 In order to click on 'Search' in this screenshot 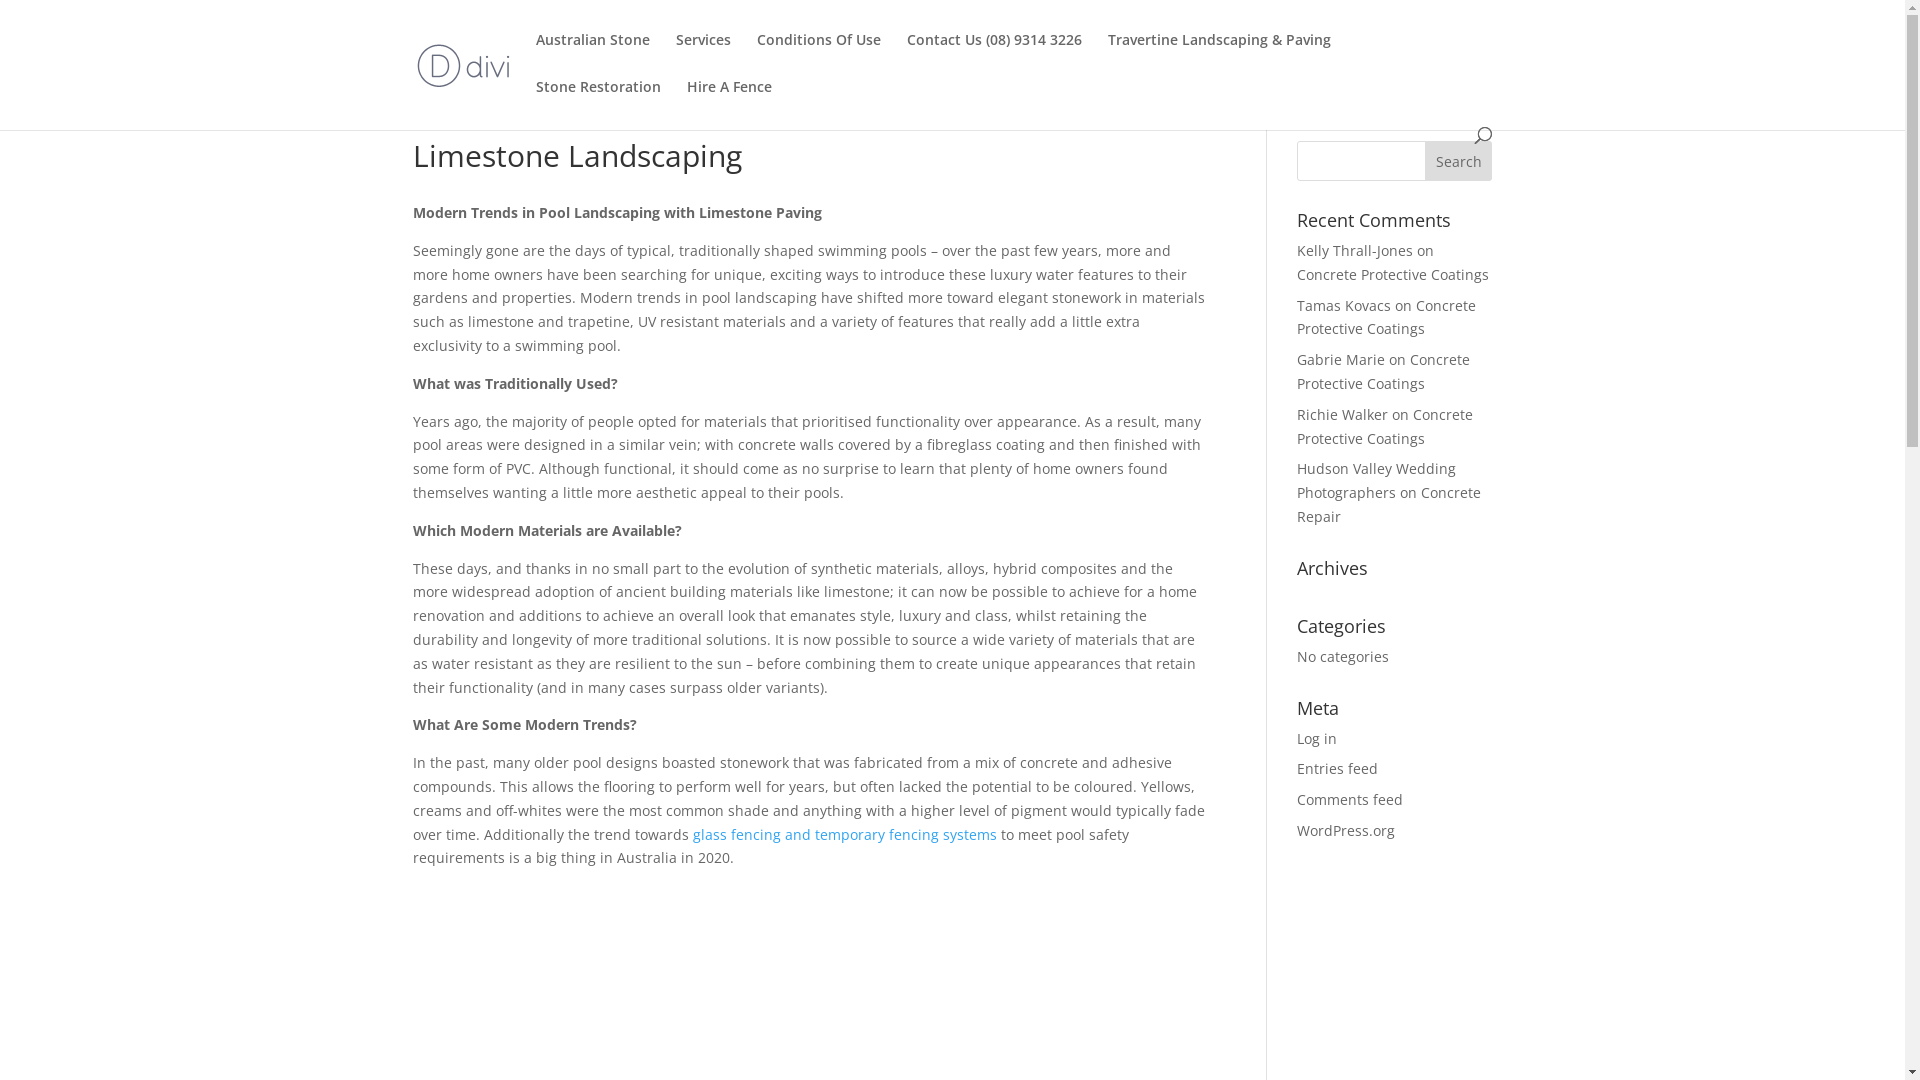, I will do `click(1459, 160)`.